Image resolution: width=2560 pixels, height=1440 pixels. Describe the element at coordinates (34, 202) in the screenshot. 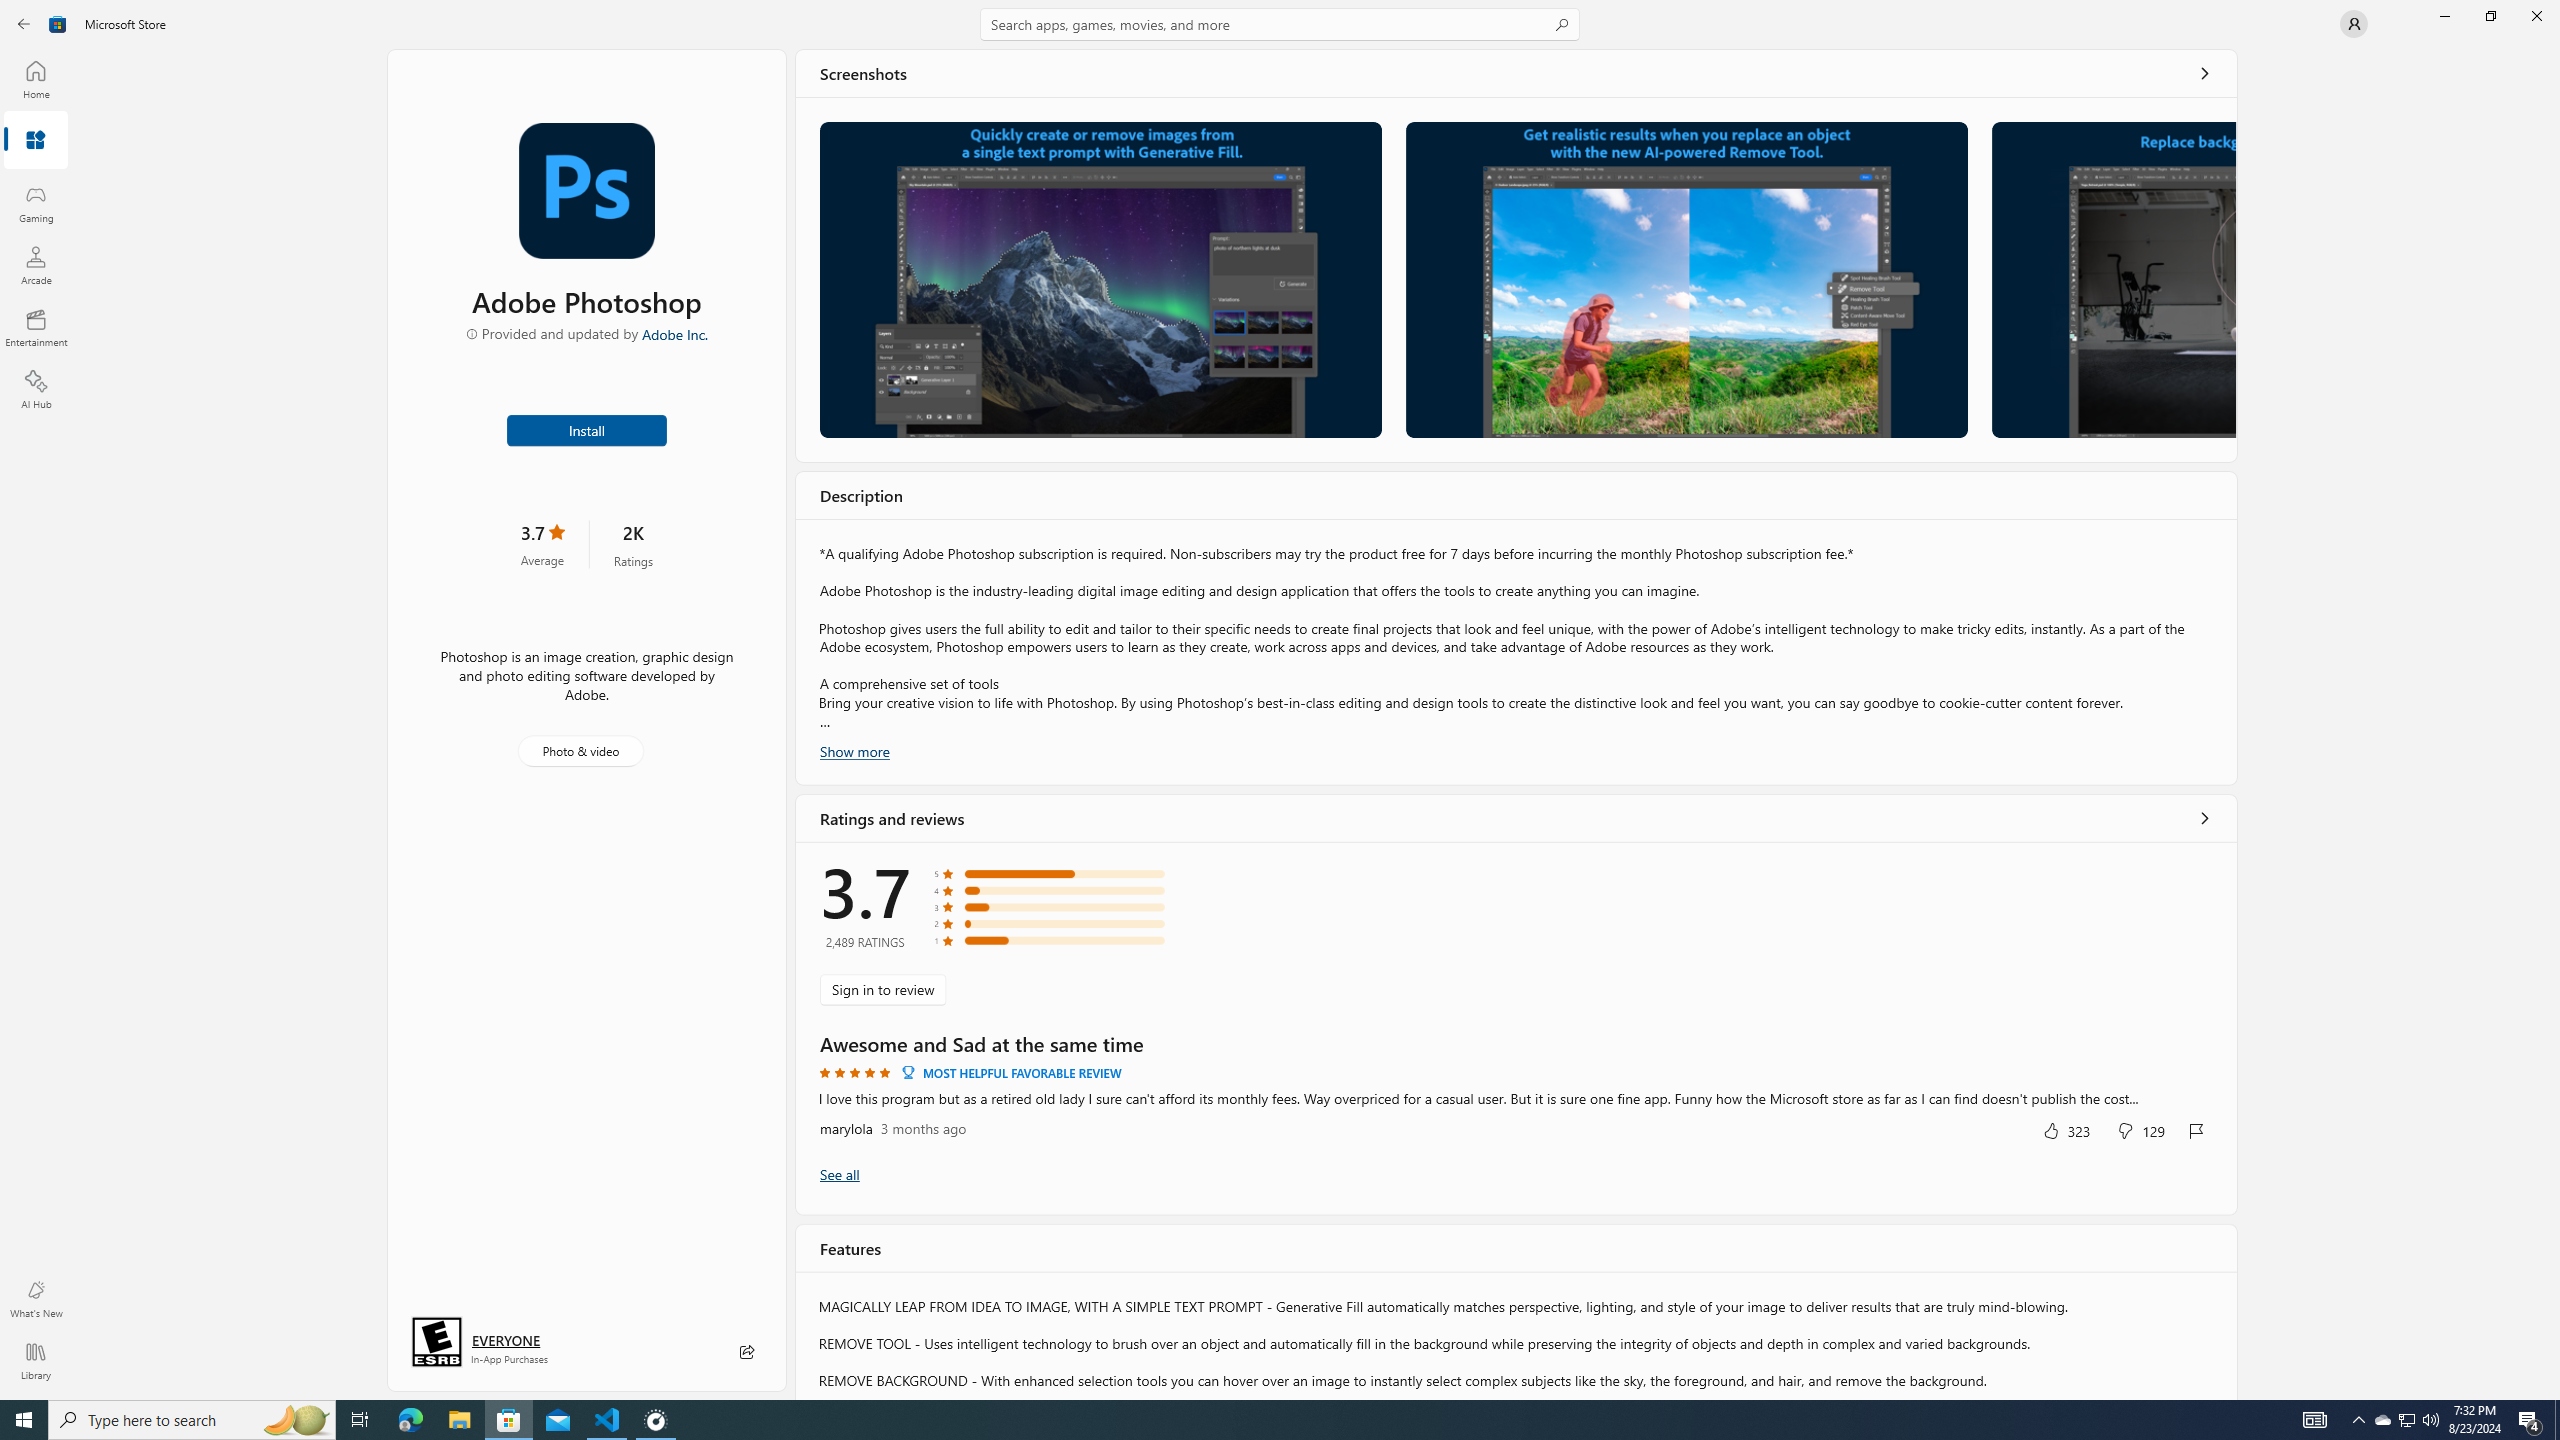

I see `'Gaming'` at that location.